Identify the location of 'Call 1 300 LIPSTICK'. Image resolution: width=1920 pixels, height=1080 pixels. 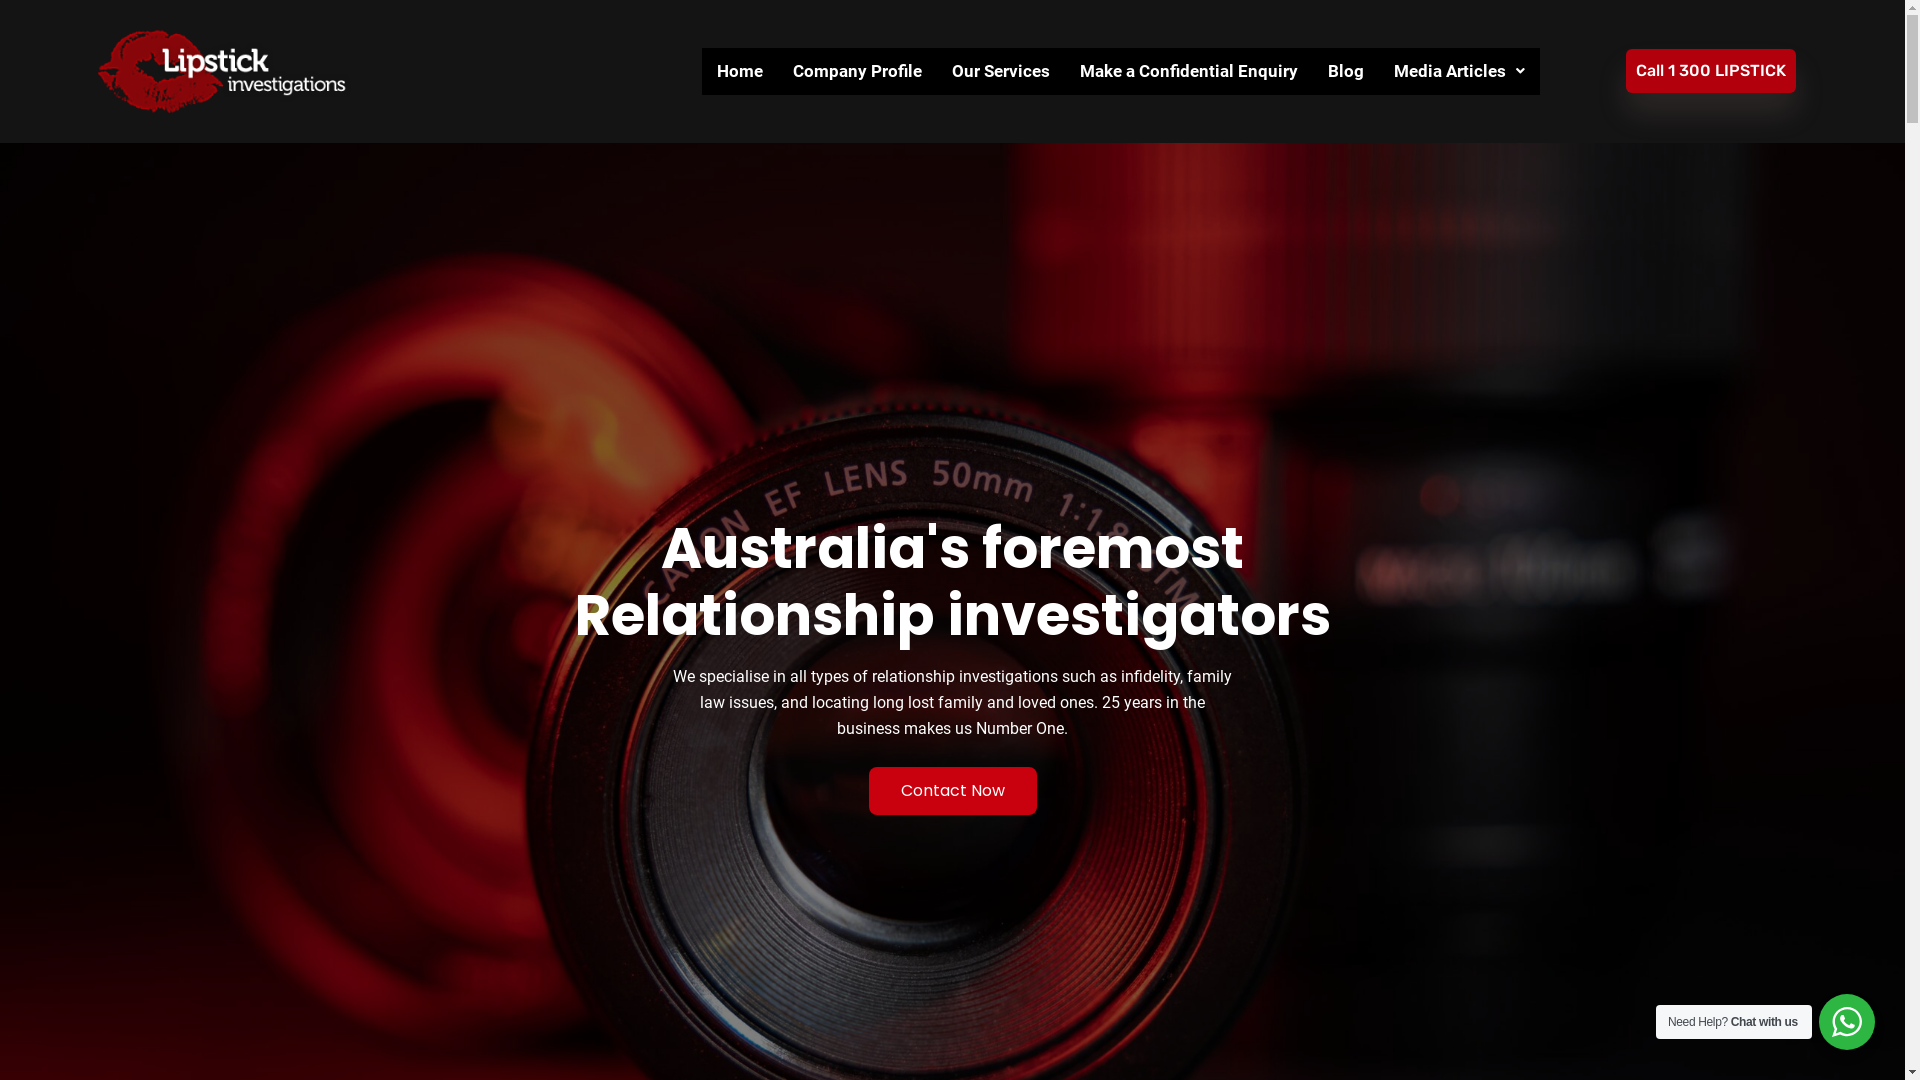
(1626, 69).